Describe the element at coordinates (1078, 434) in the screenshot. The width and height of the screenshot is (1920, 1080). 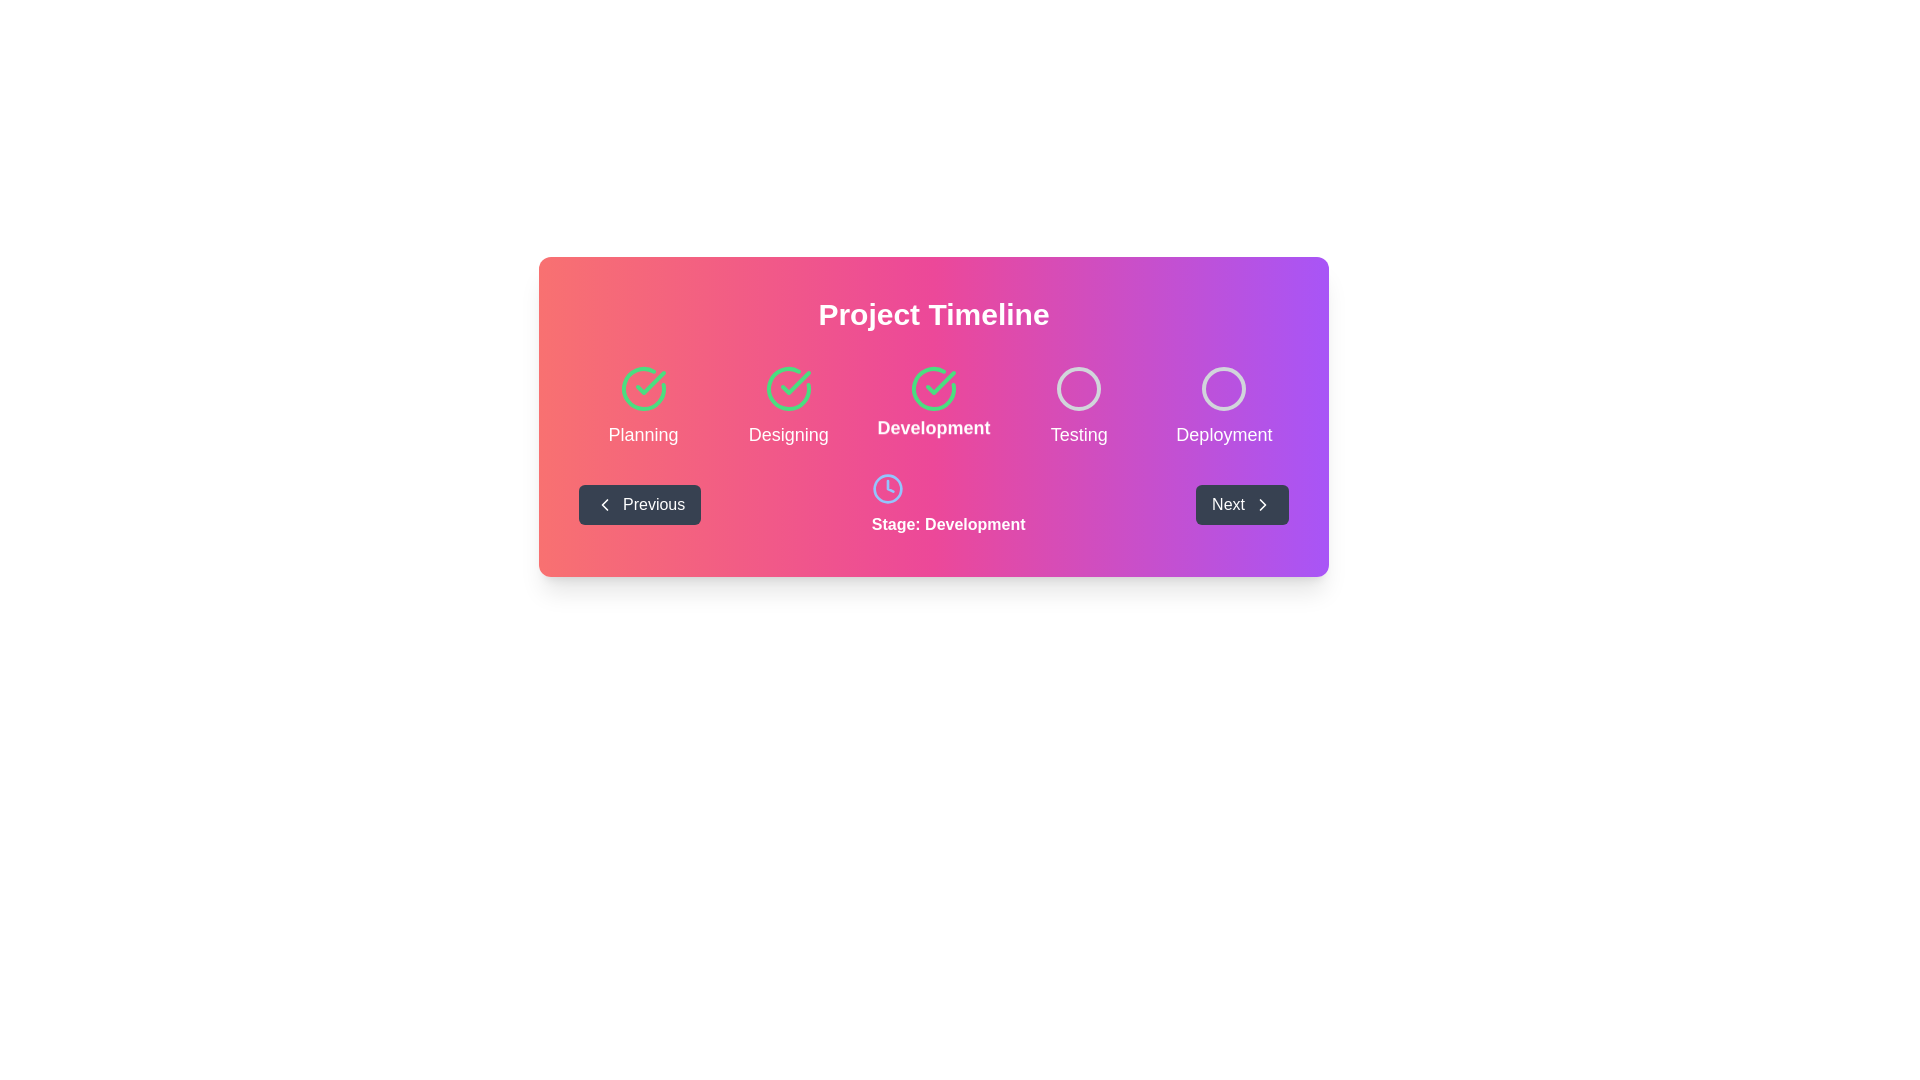
I see `text content of the label displaying 'Testing', which is located under the 'Development' label in the 'Project Timeline' section` at that location.